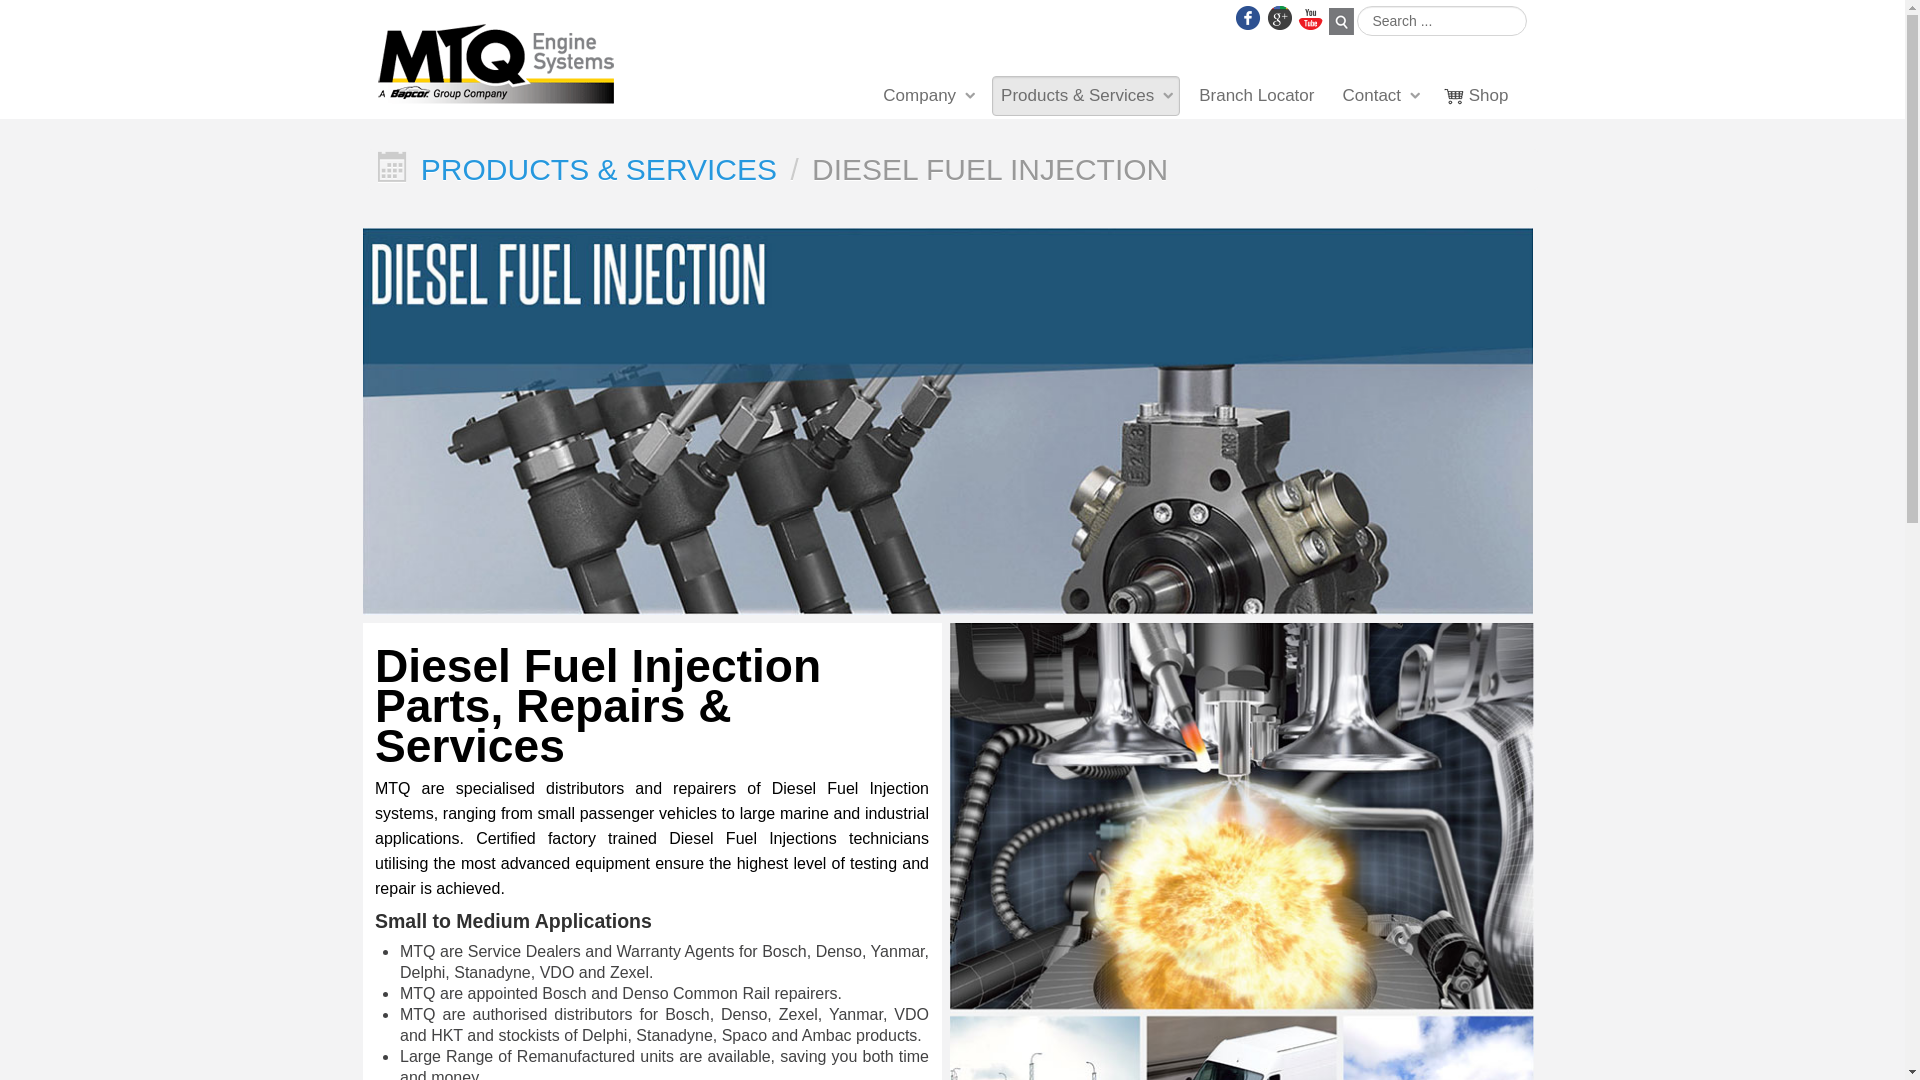 The width and height of the screenshot is (1920, 1080). What do you see at coordinates (1334, 96) in the screenshot?
I see `'Contact'` at bounding box center [1334, 96].